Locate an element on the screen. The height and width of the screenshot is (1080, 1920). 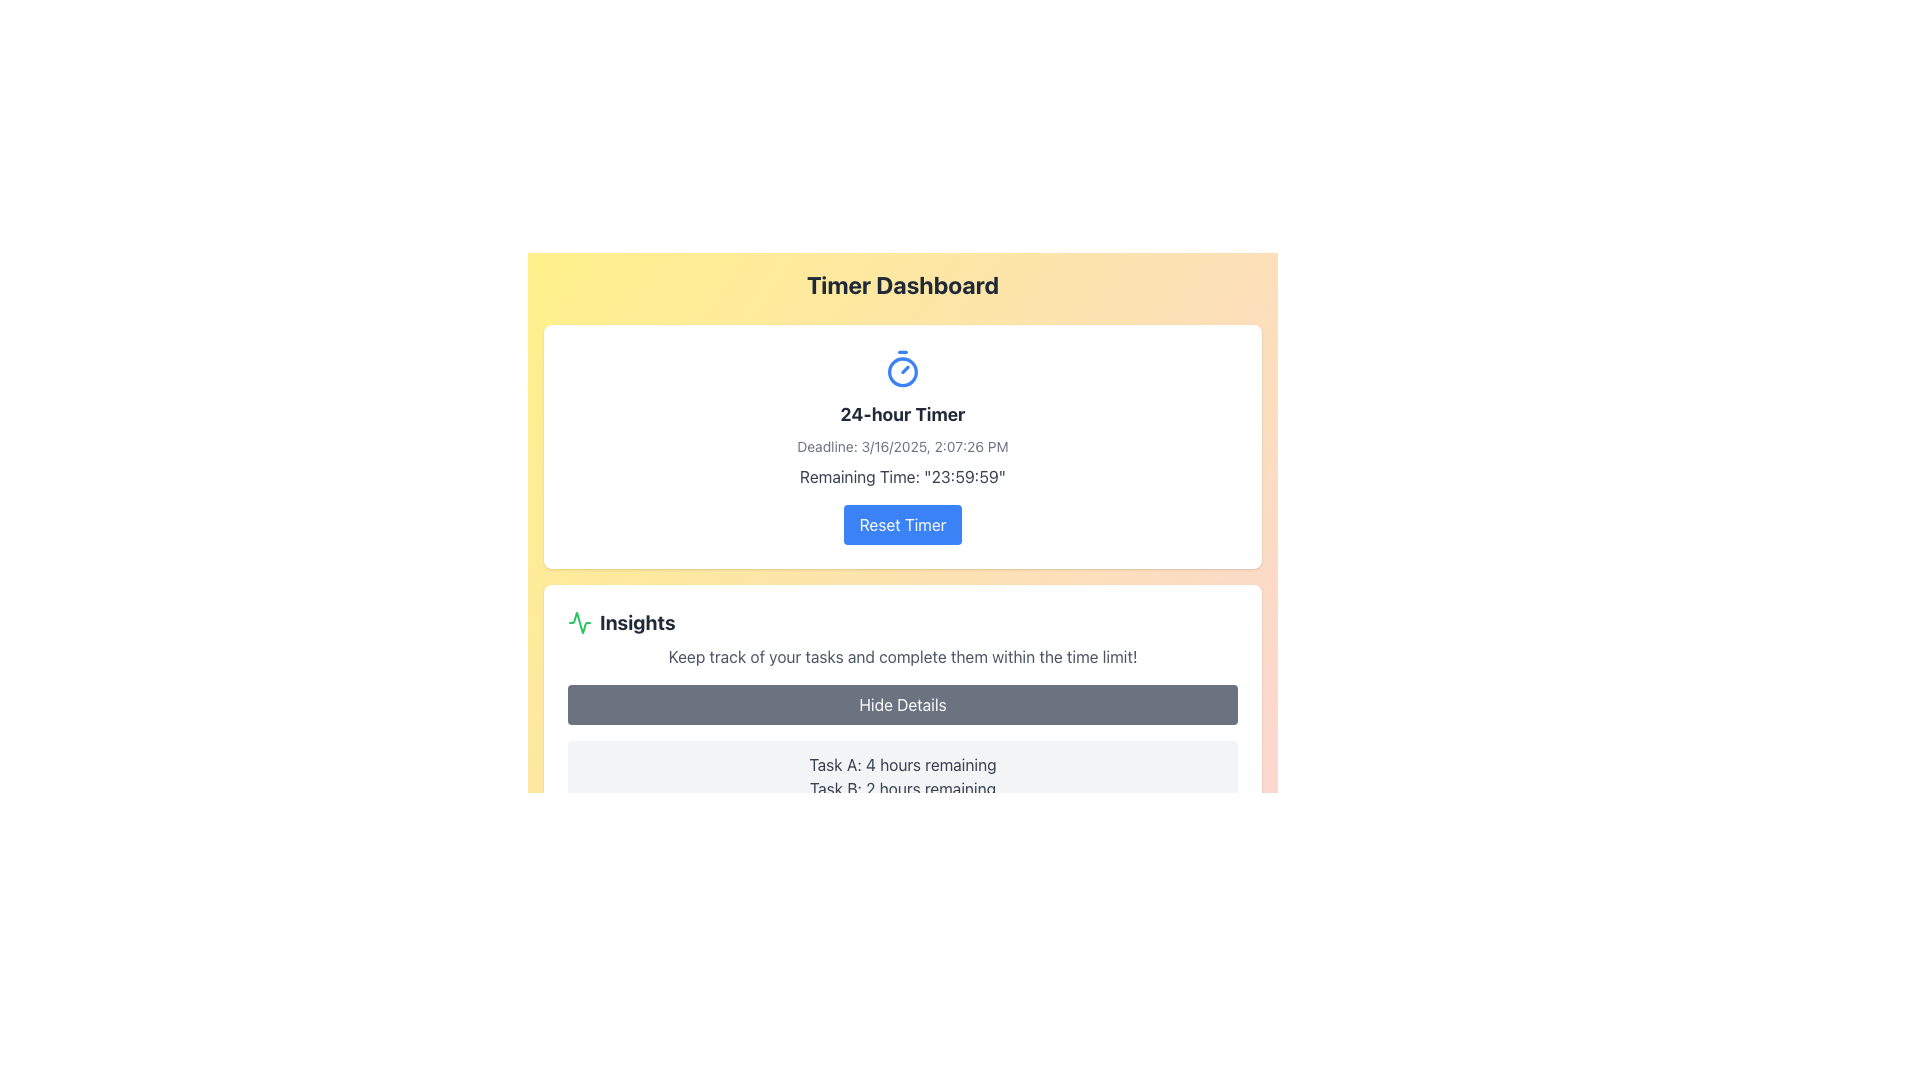
text from the light gray box containing task details, located in the 'Insights' section, underneath the 'Hide Details' button is located at coordinates (901, 788).